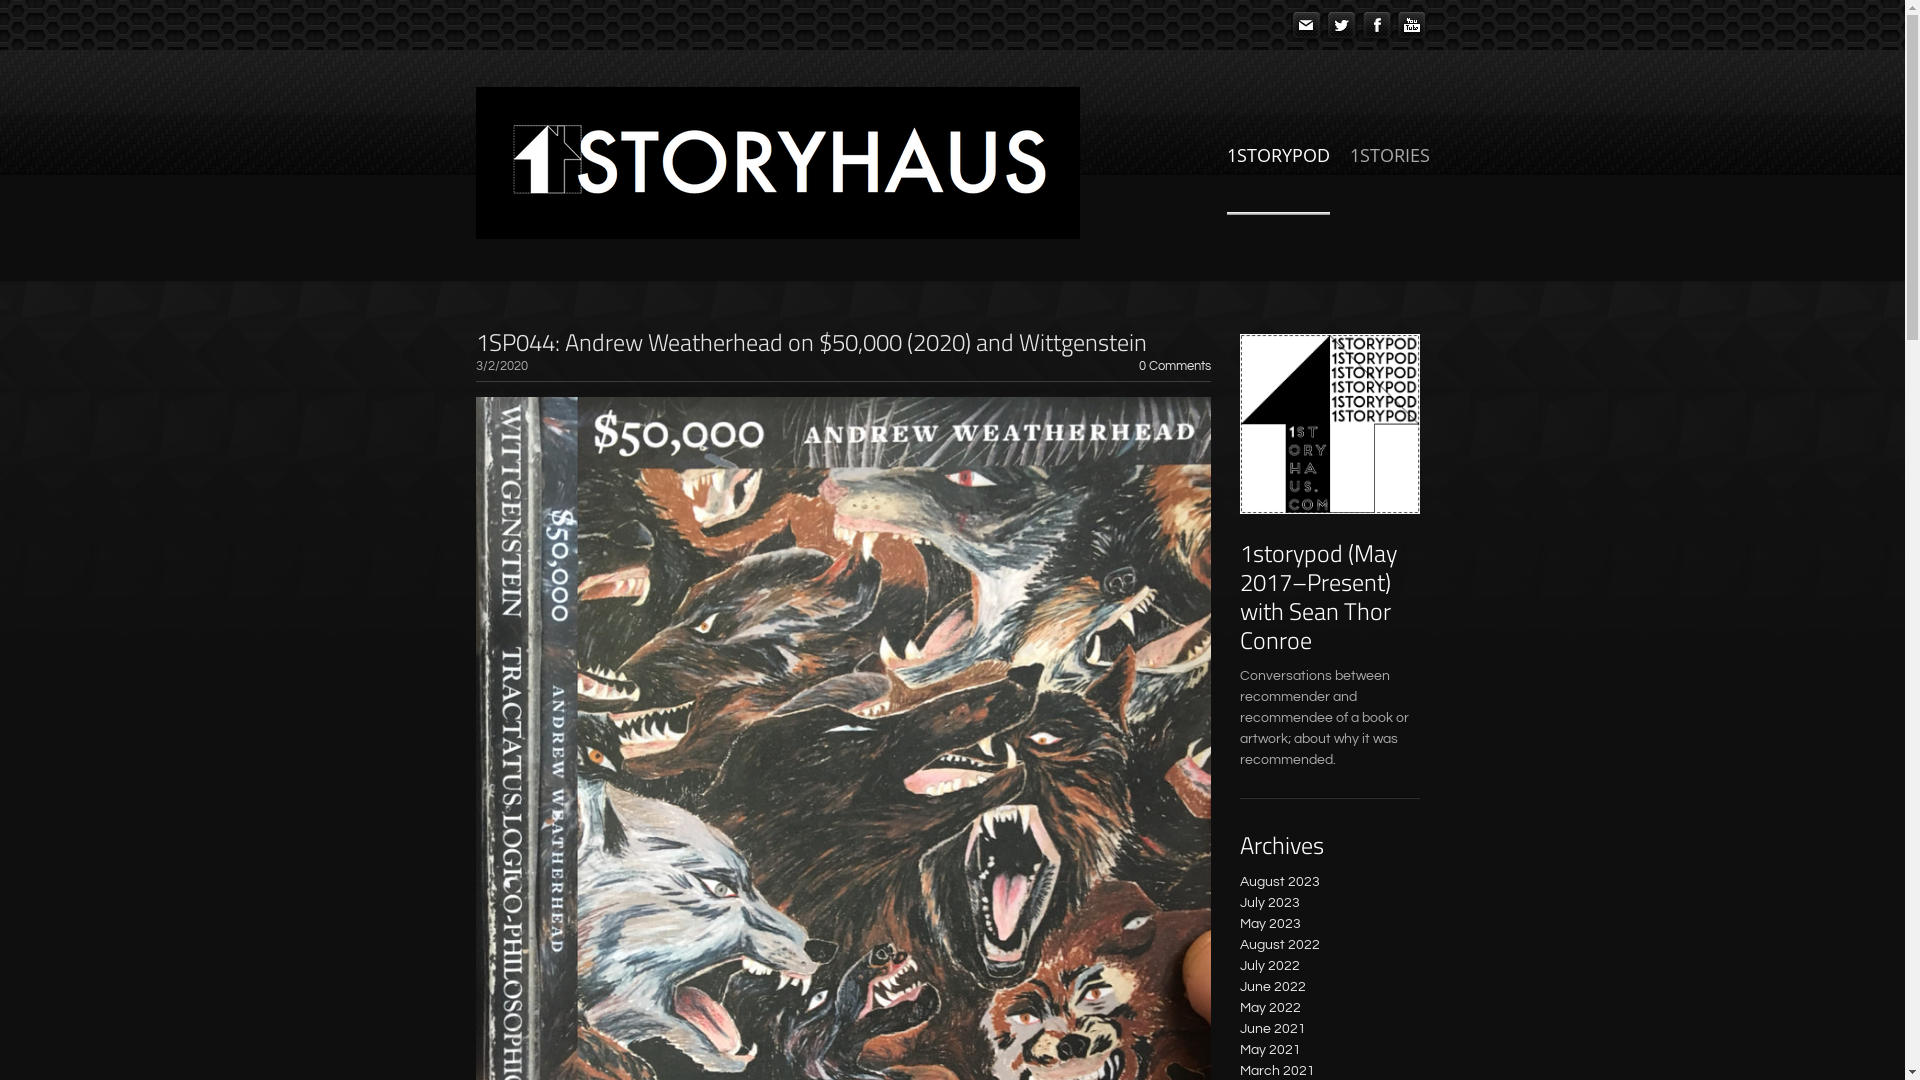 The height and width of the screenshot is (1080, 1920). I want to click on 'August 2023', so click(1280, 881).